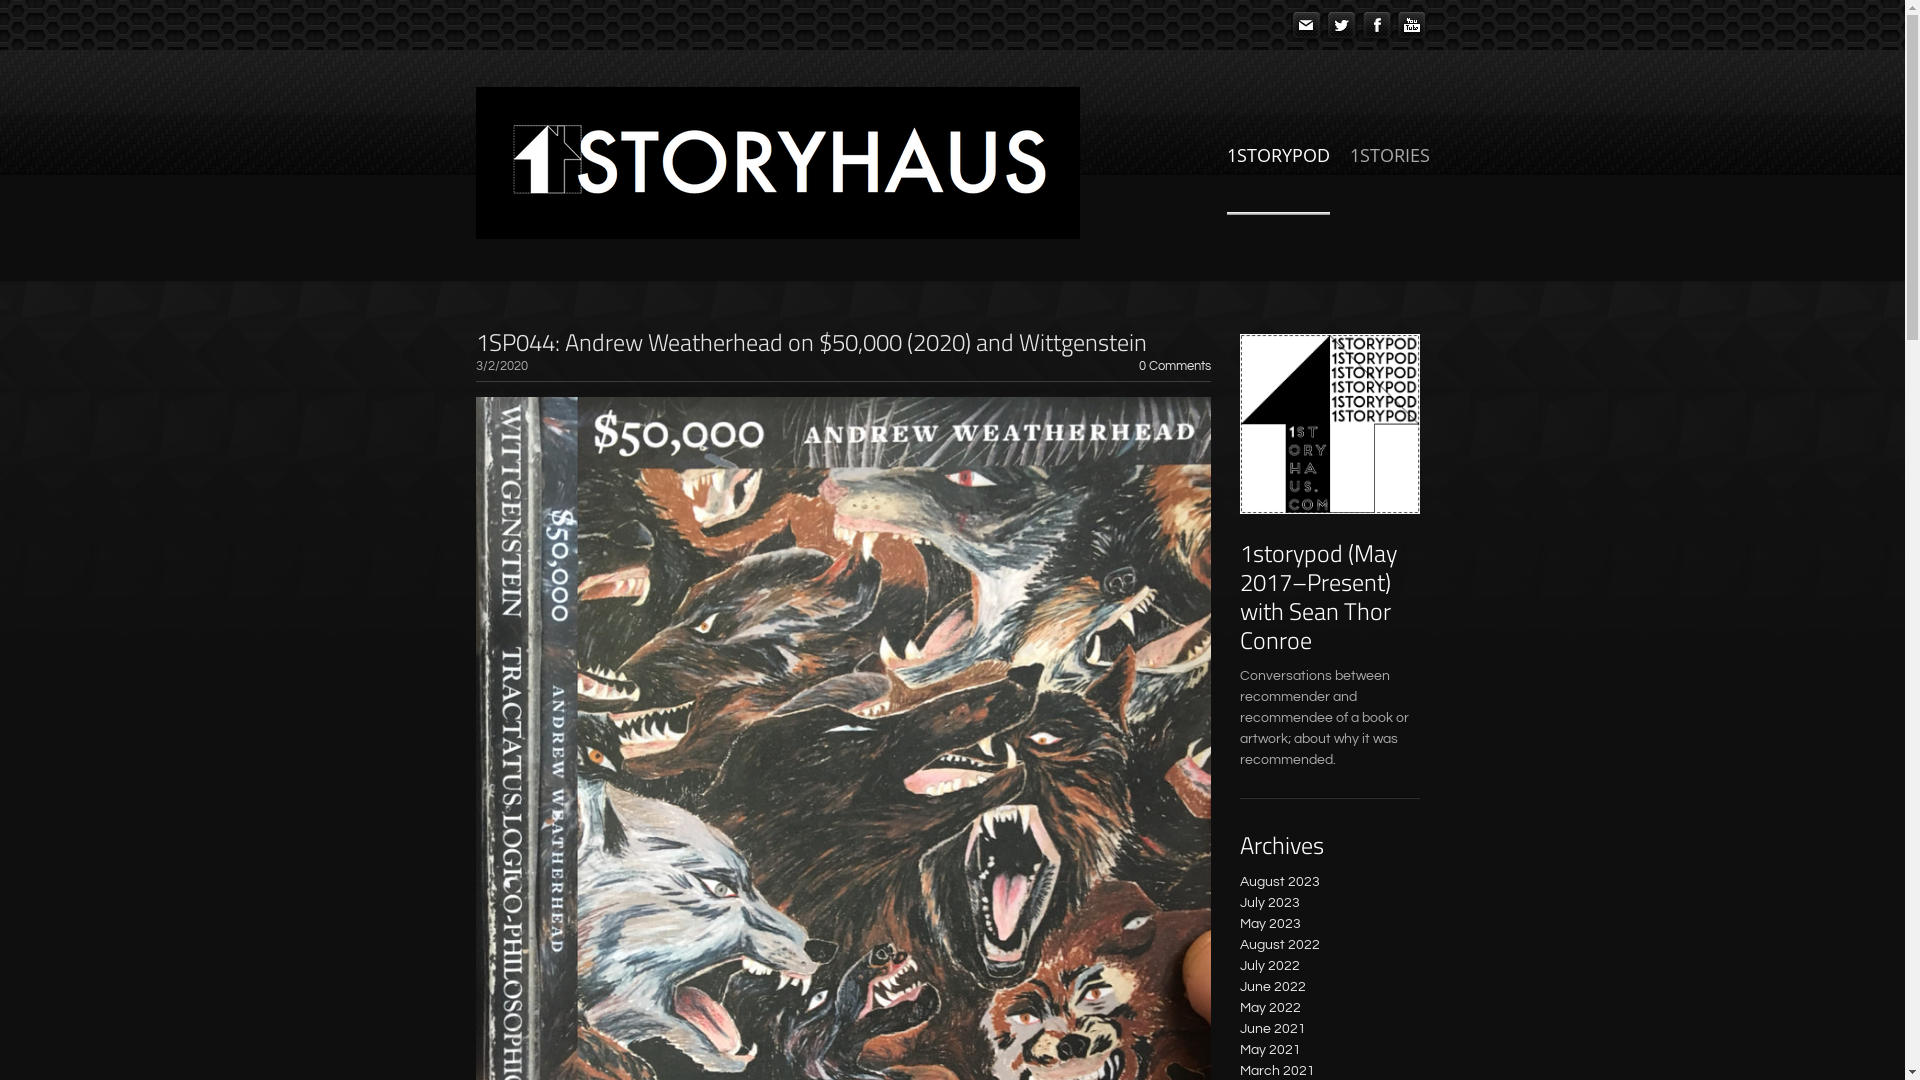 The height and width of the screenshot is (1080, 1920). I want to click on 'August 2023', so click(1280, 881).